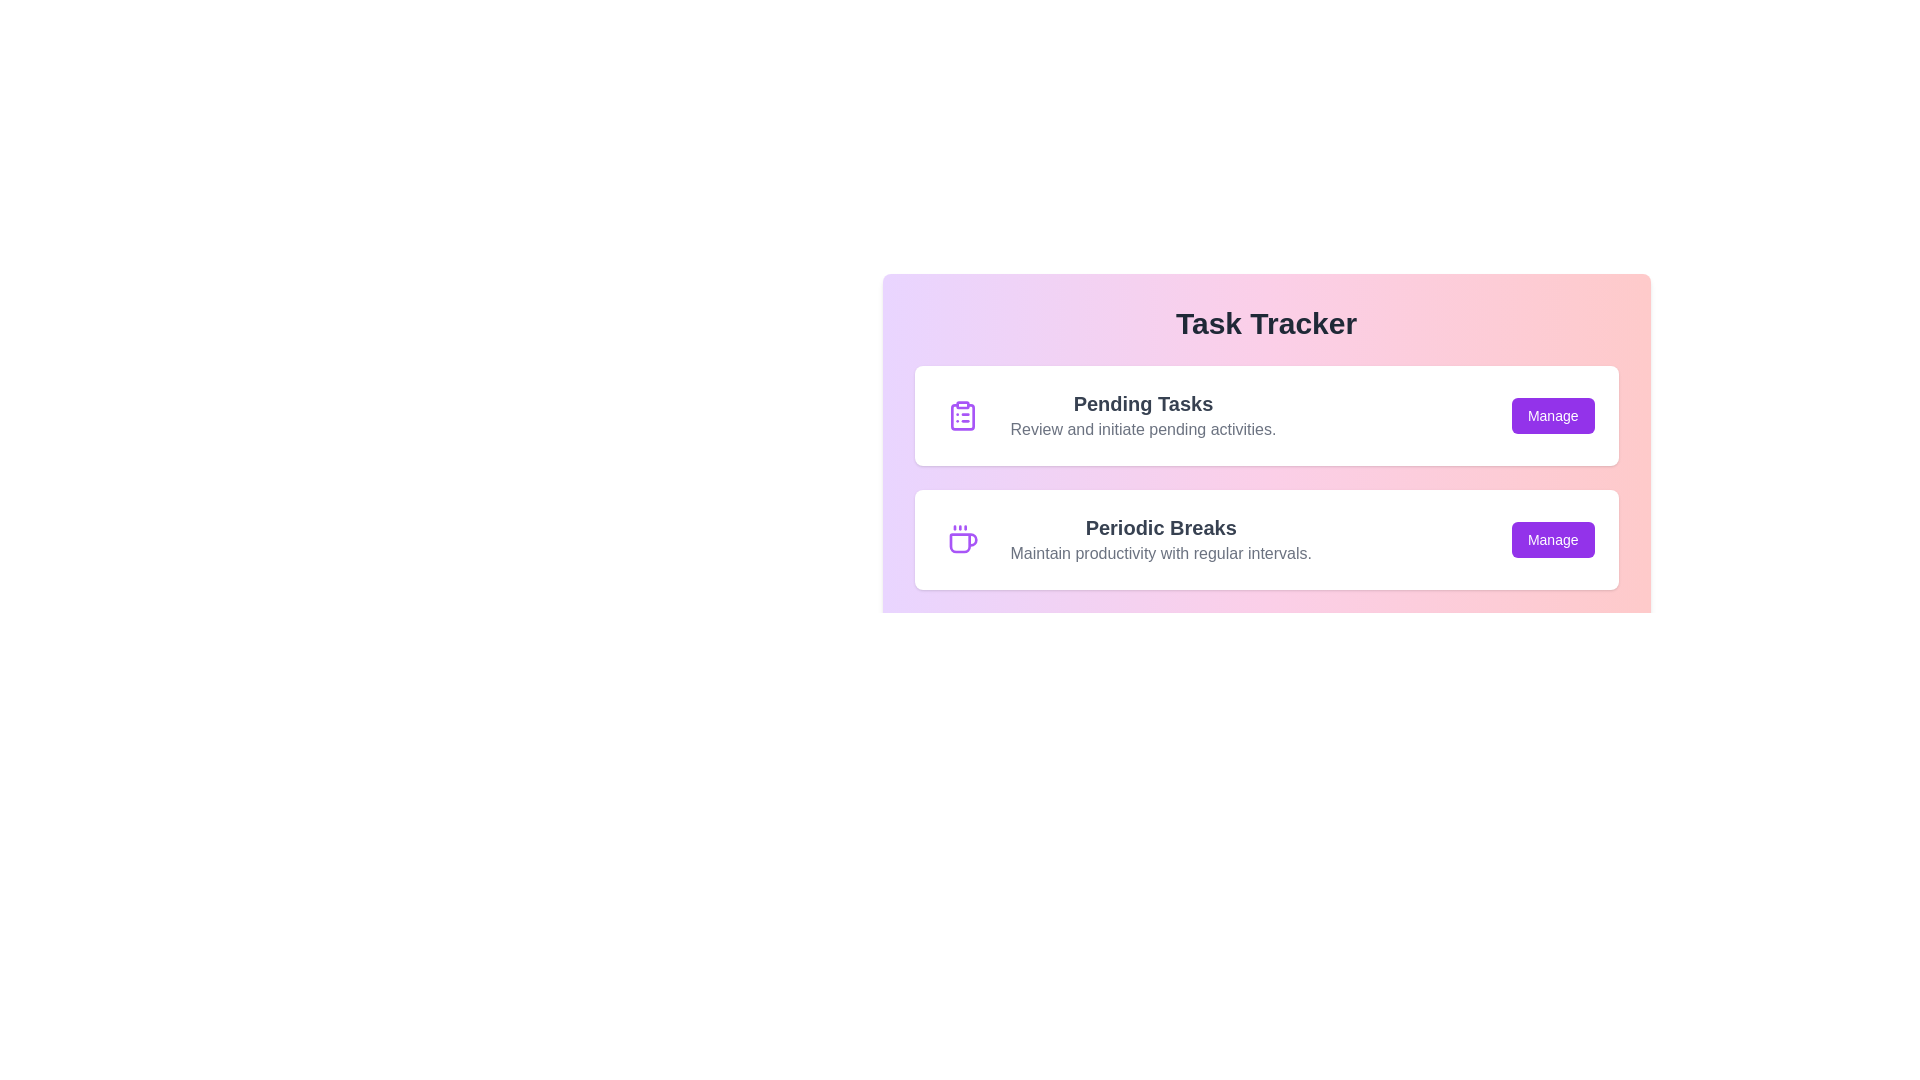  Describe the element at coordinates (1265, 415) in the screenshot. I see `the task item Pending Tasks to observe its hover effect` at that location.